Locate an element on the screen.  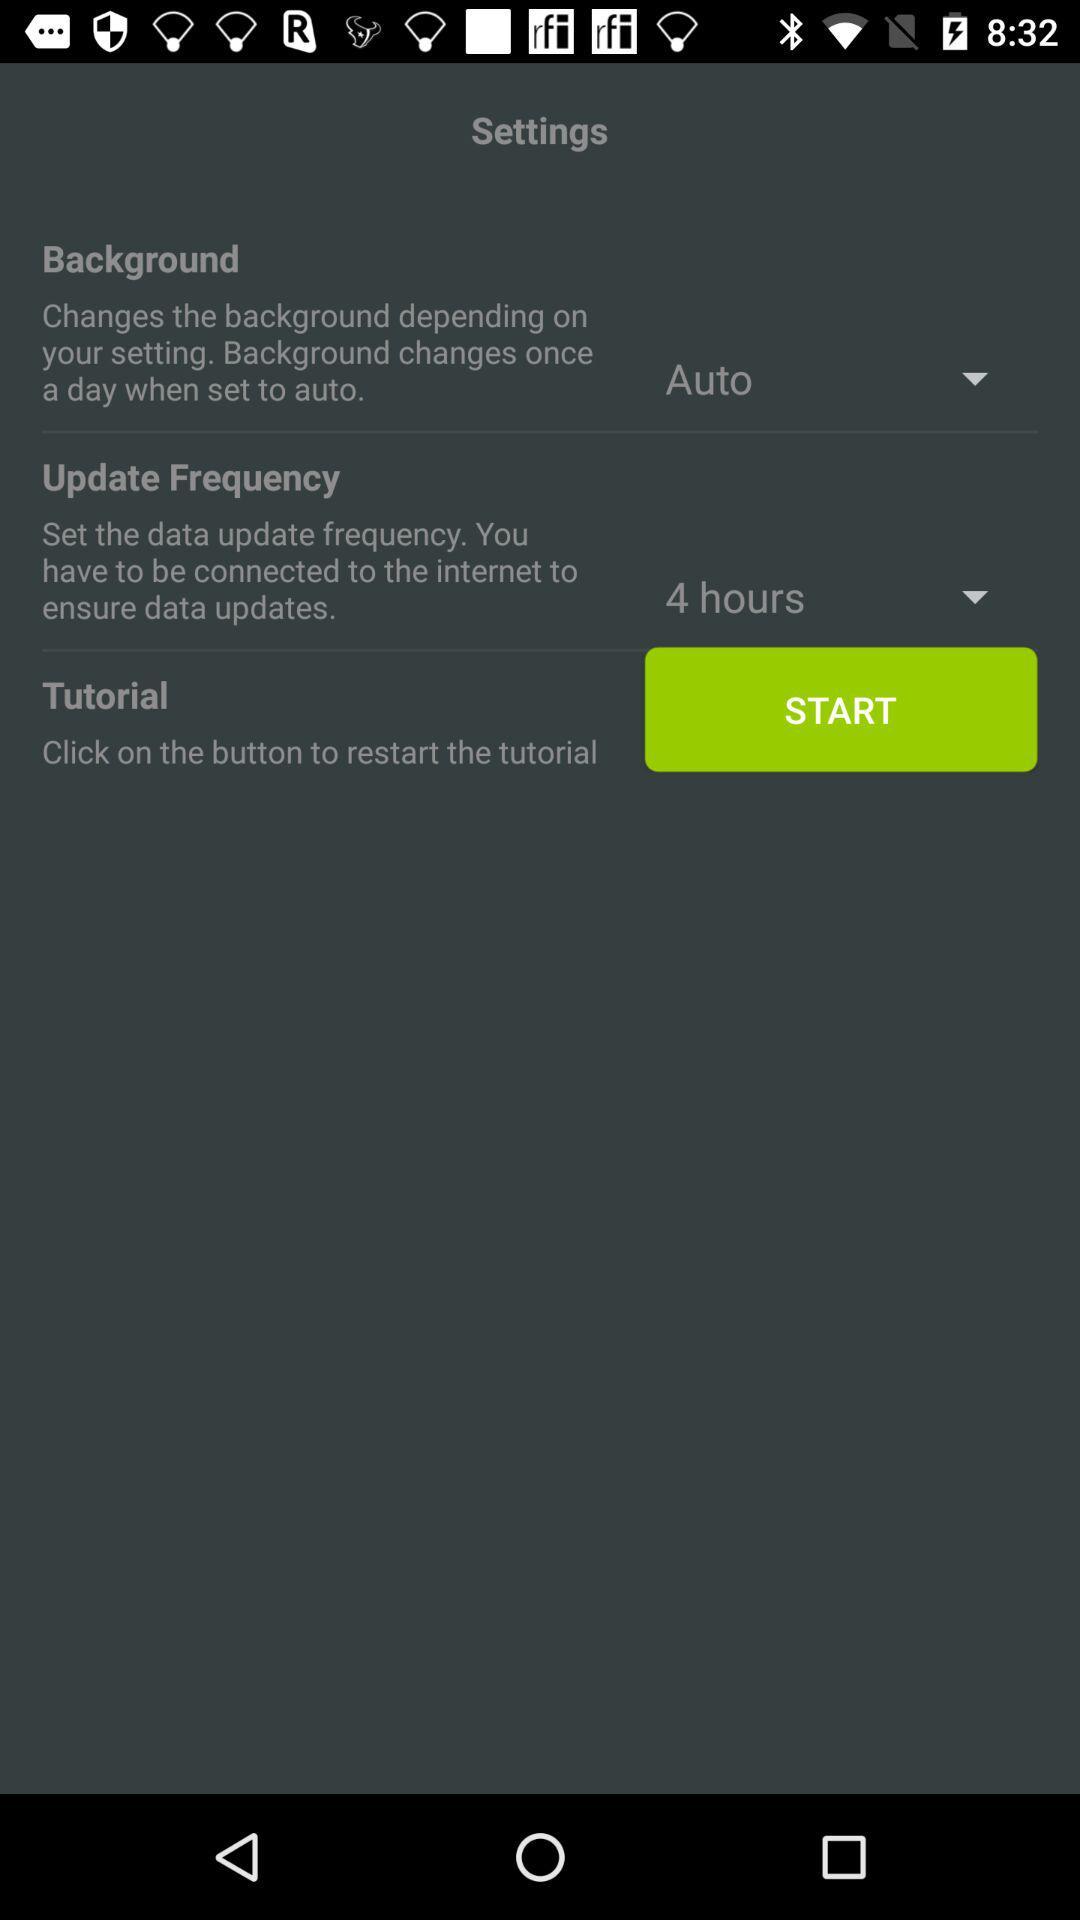
the start button is located at coordinates (840, 710).